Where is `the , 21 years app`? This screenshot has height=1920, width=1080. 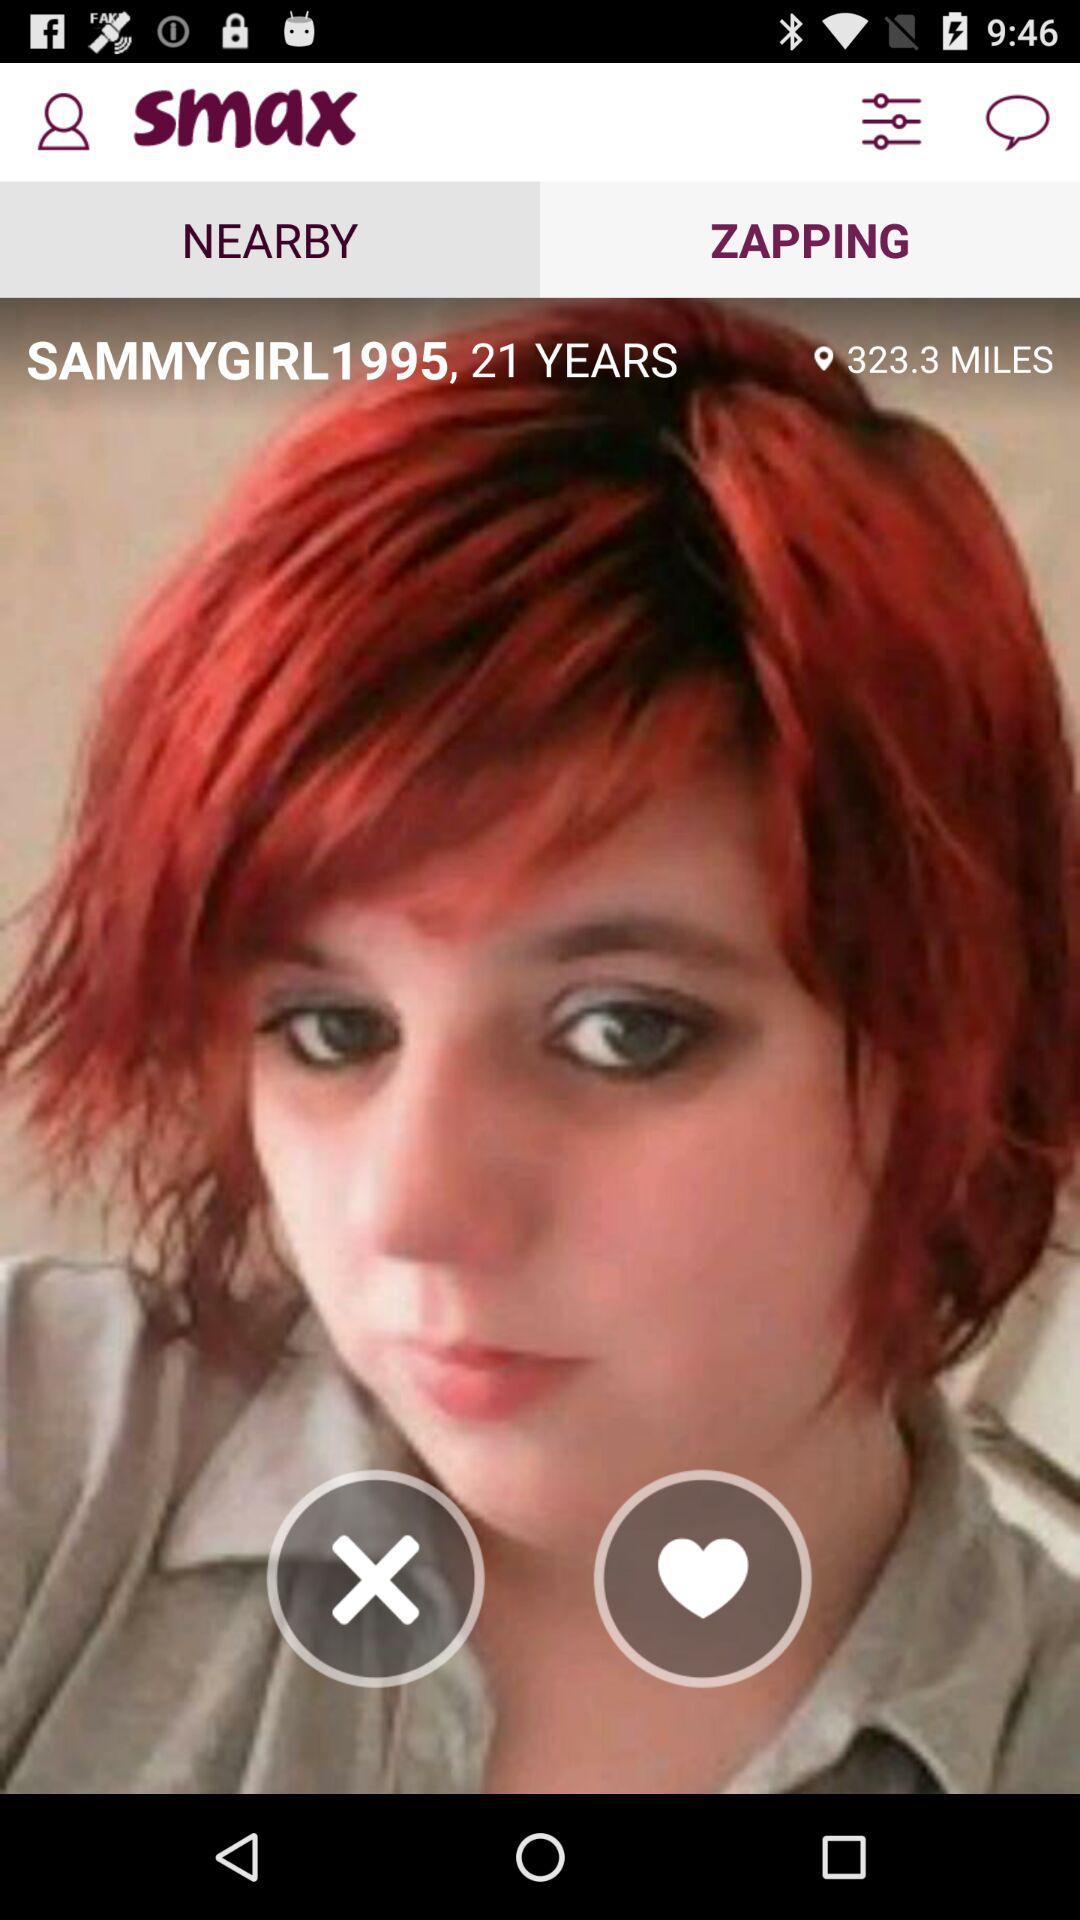
the , 21 years app is located at coordinates (624, 358).